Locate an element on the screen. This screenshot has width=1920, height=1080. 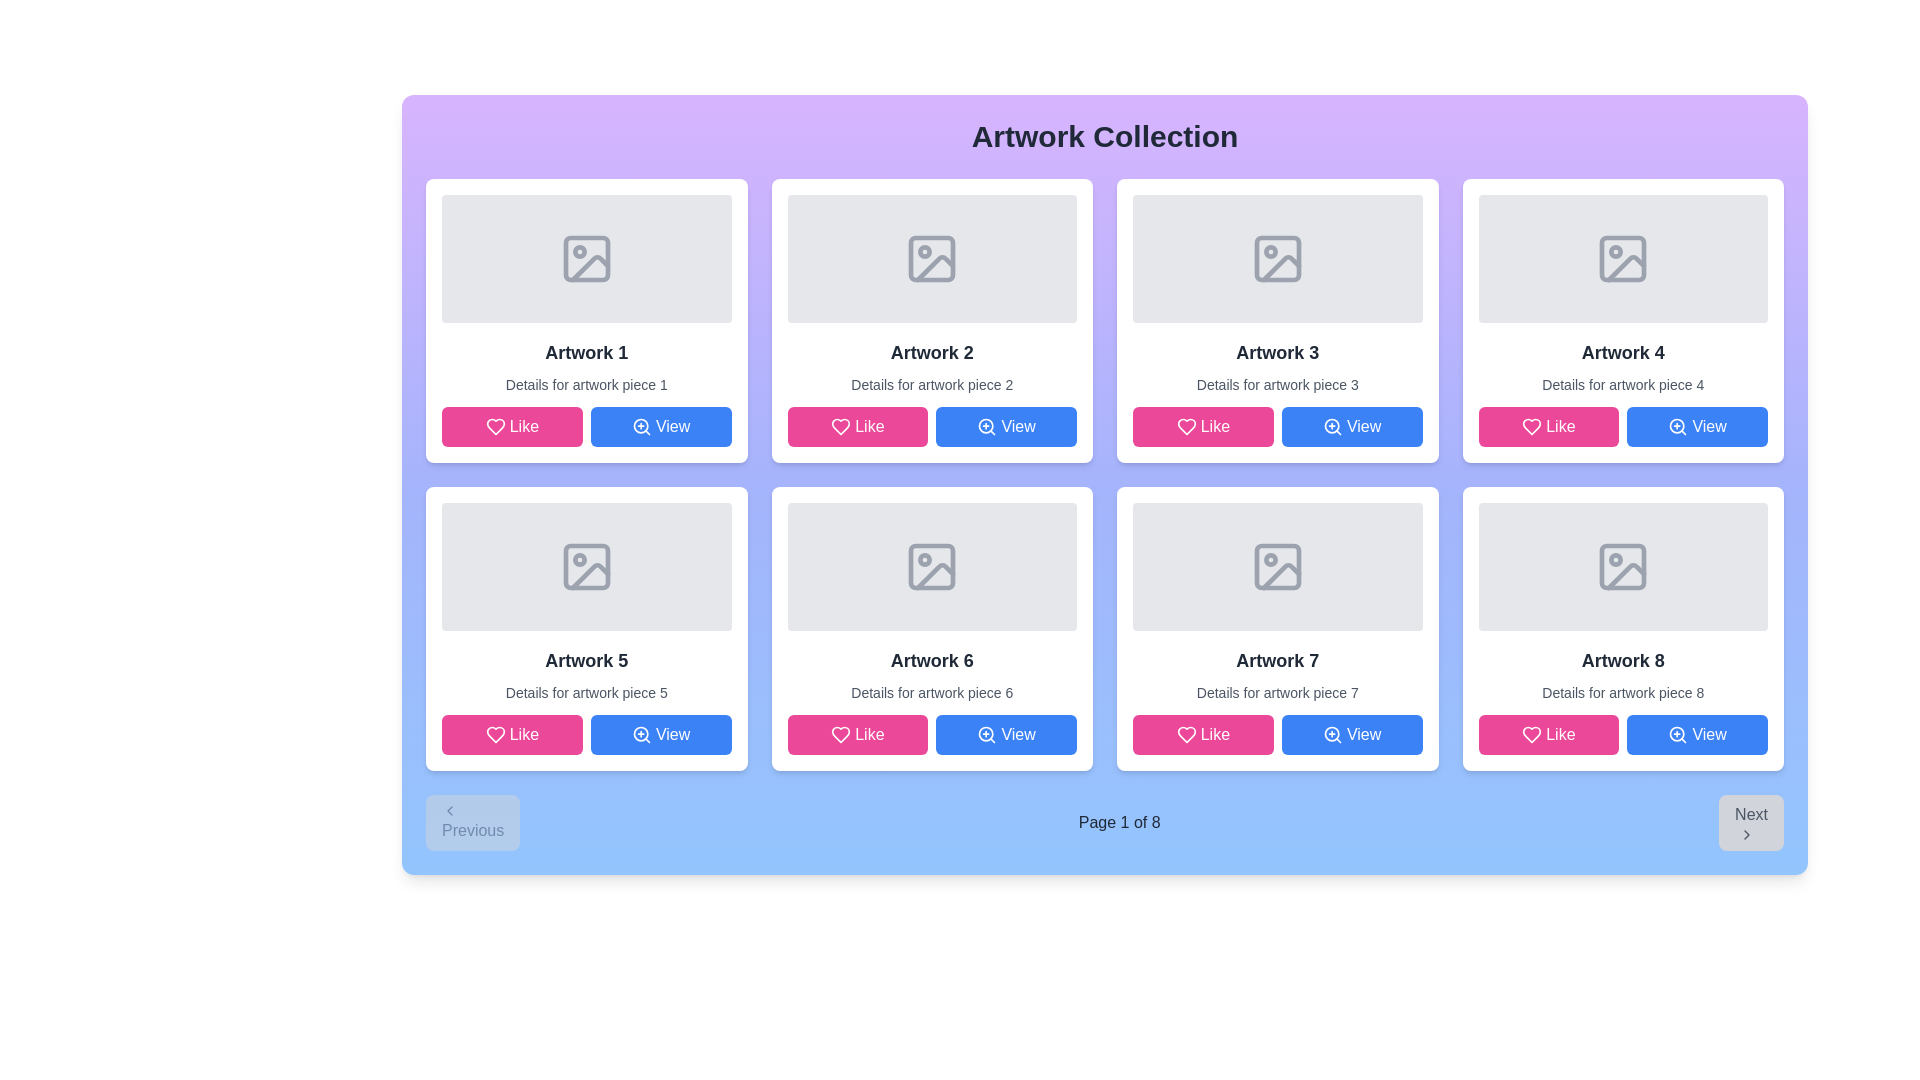
the button located in the second row of the grid layout, specifically under the card labeled 'Artwork 5' is located at coordinates (661, 735).